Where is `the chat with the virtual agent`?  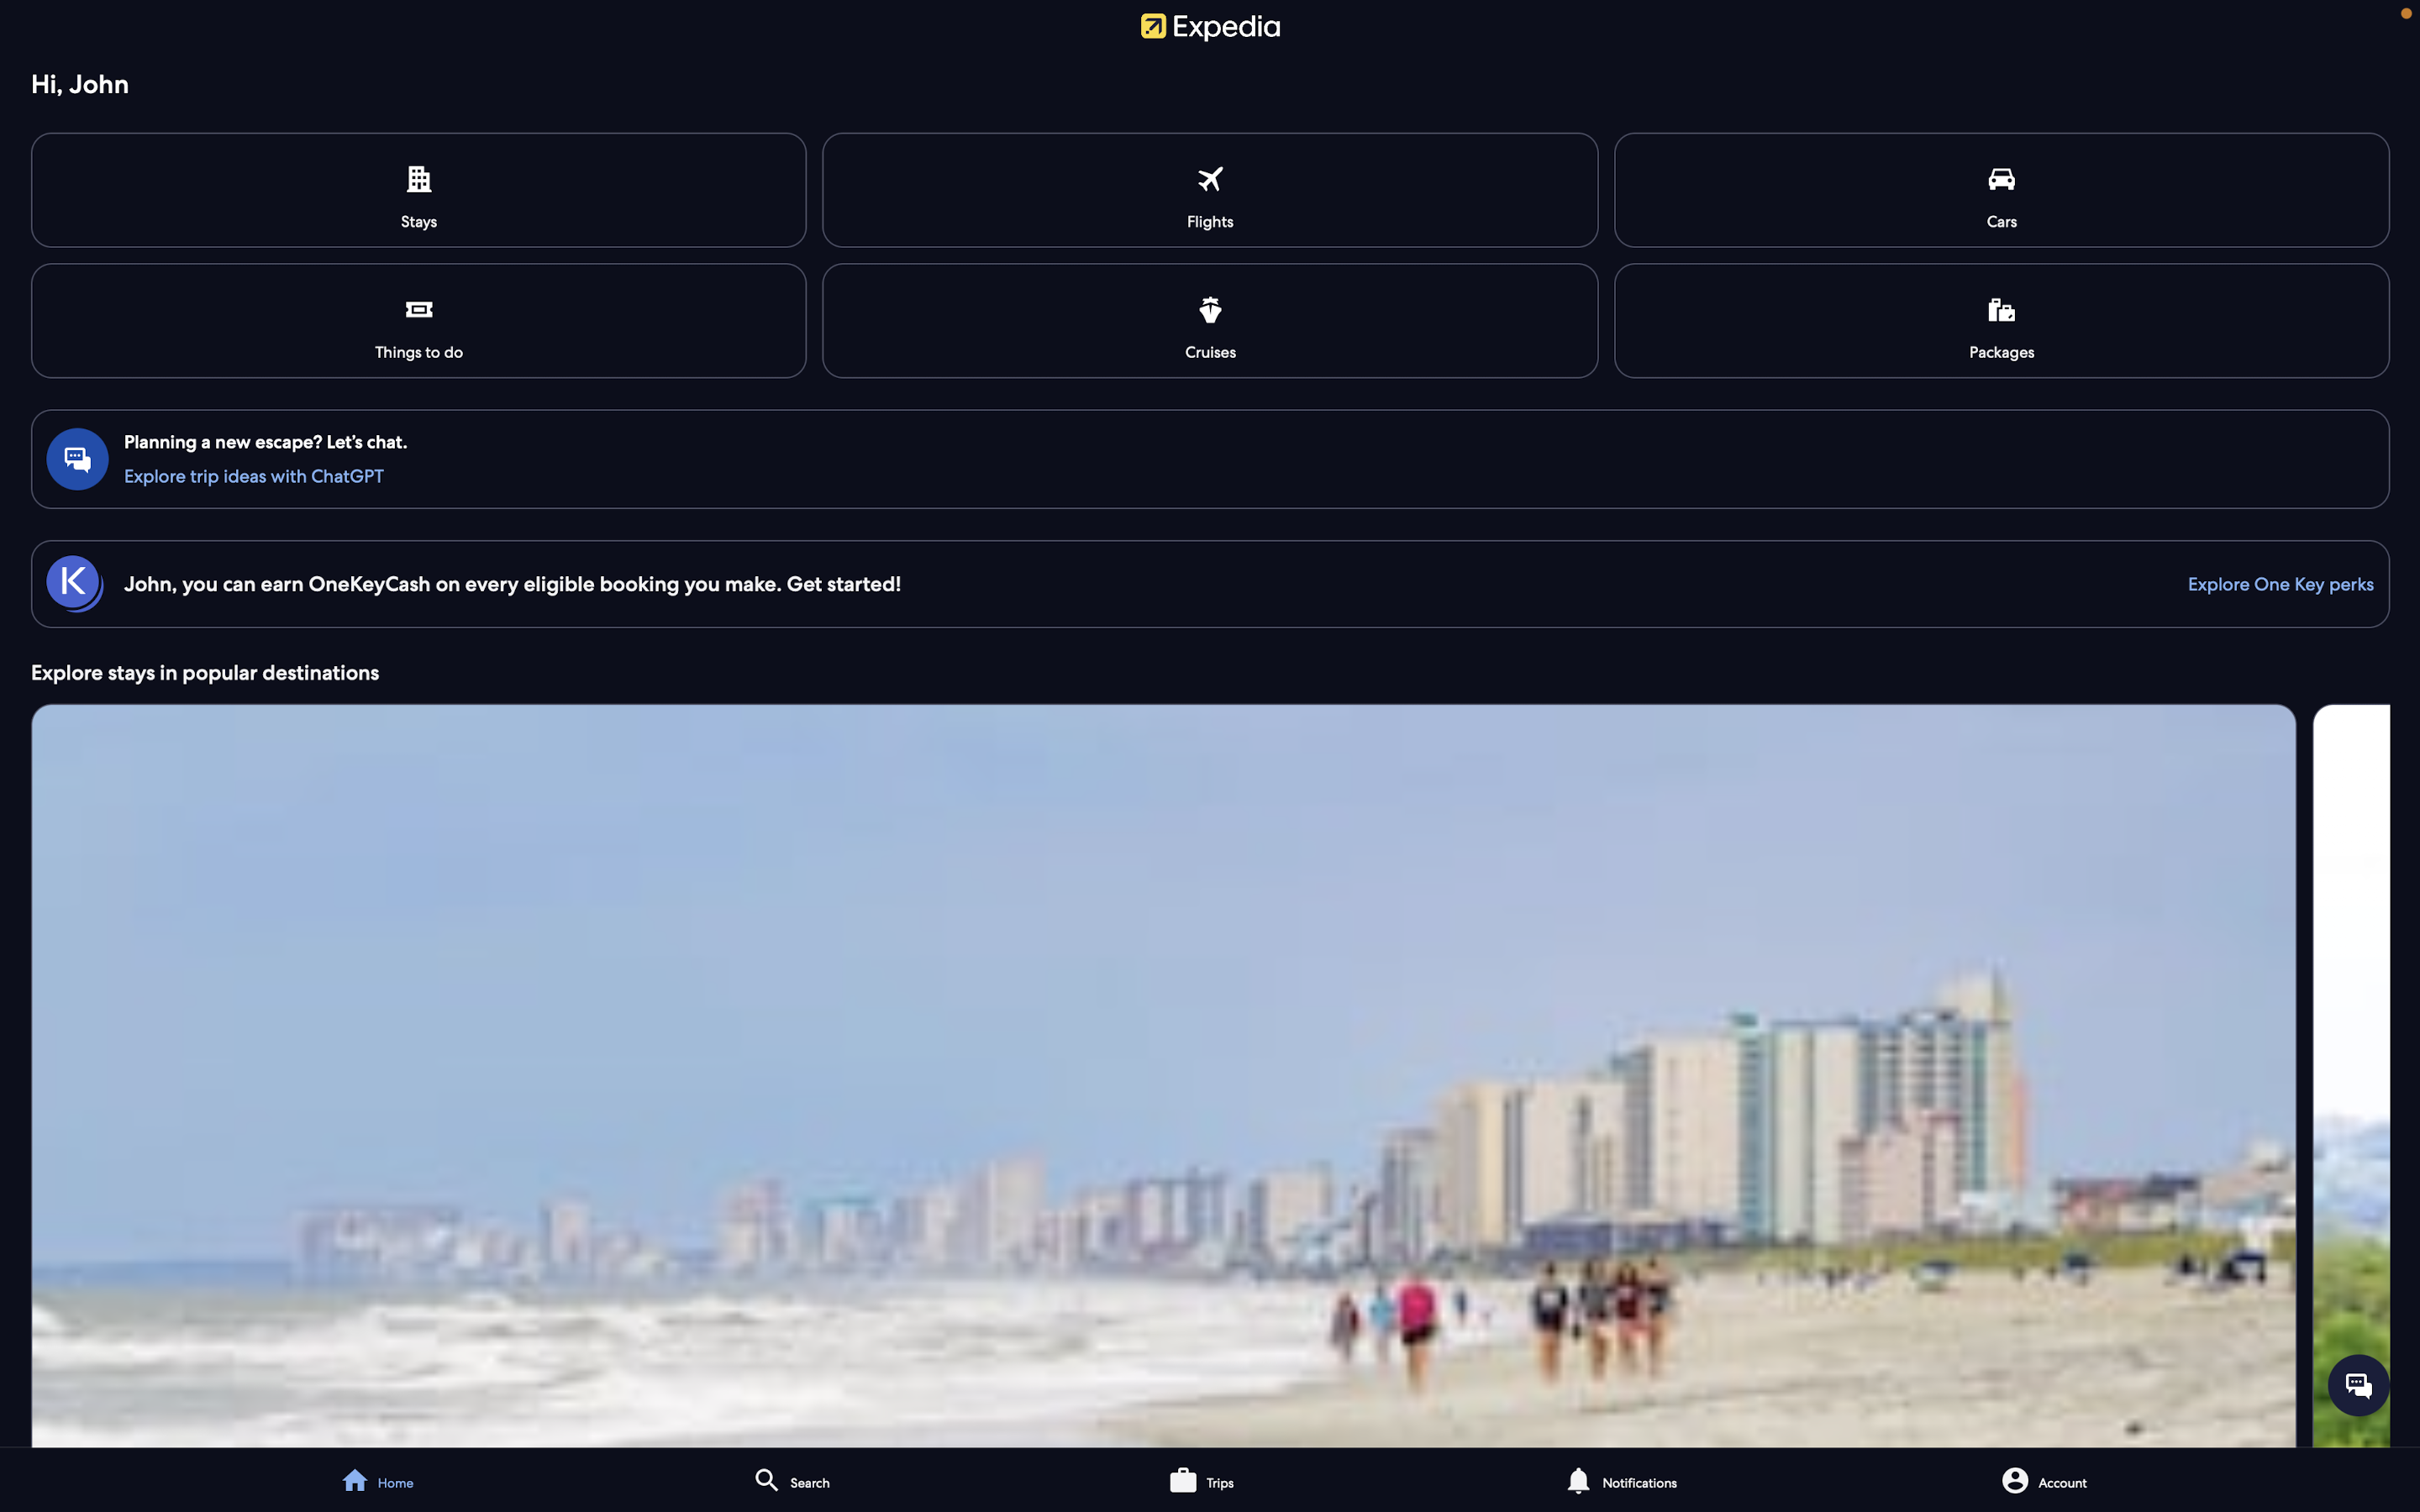
the chat with the virtual agent is located at coordinates (1212, 473).